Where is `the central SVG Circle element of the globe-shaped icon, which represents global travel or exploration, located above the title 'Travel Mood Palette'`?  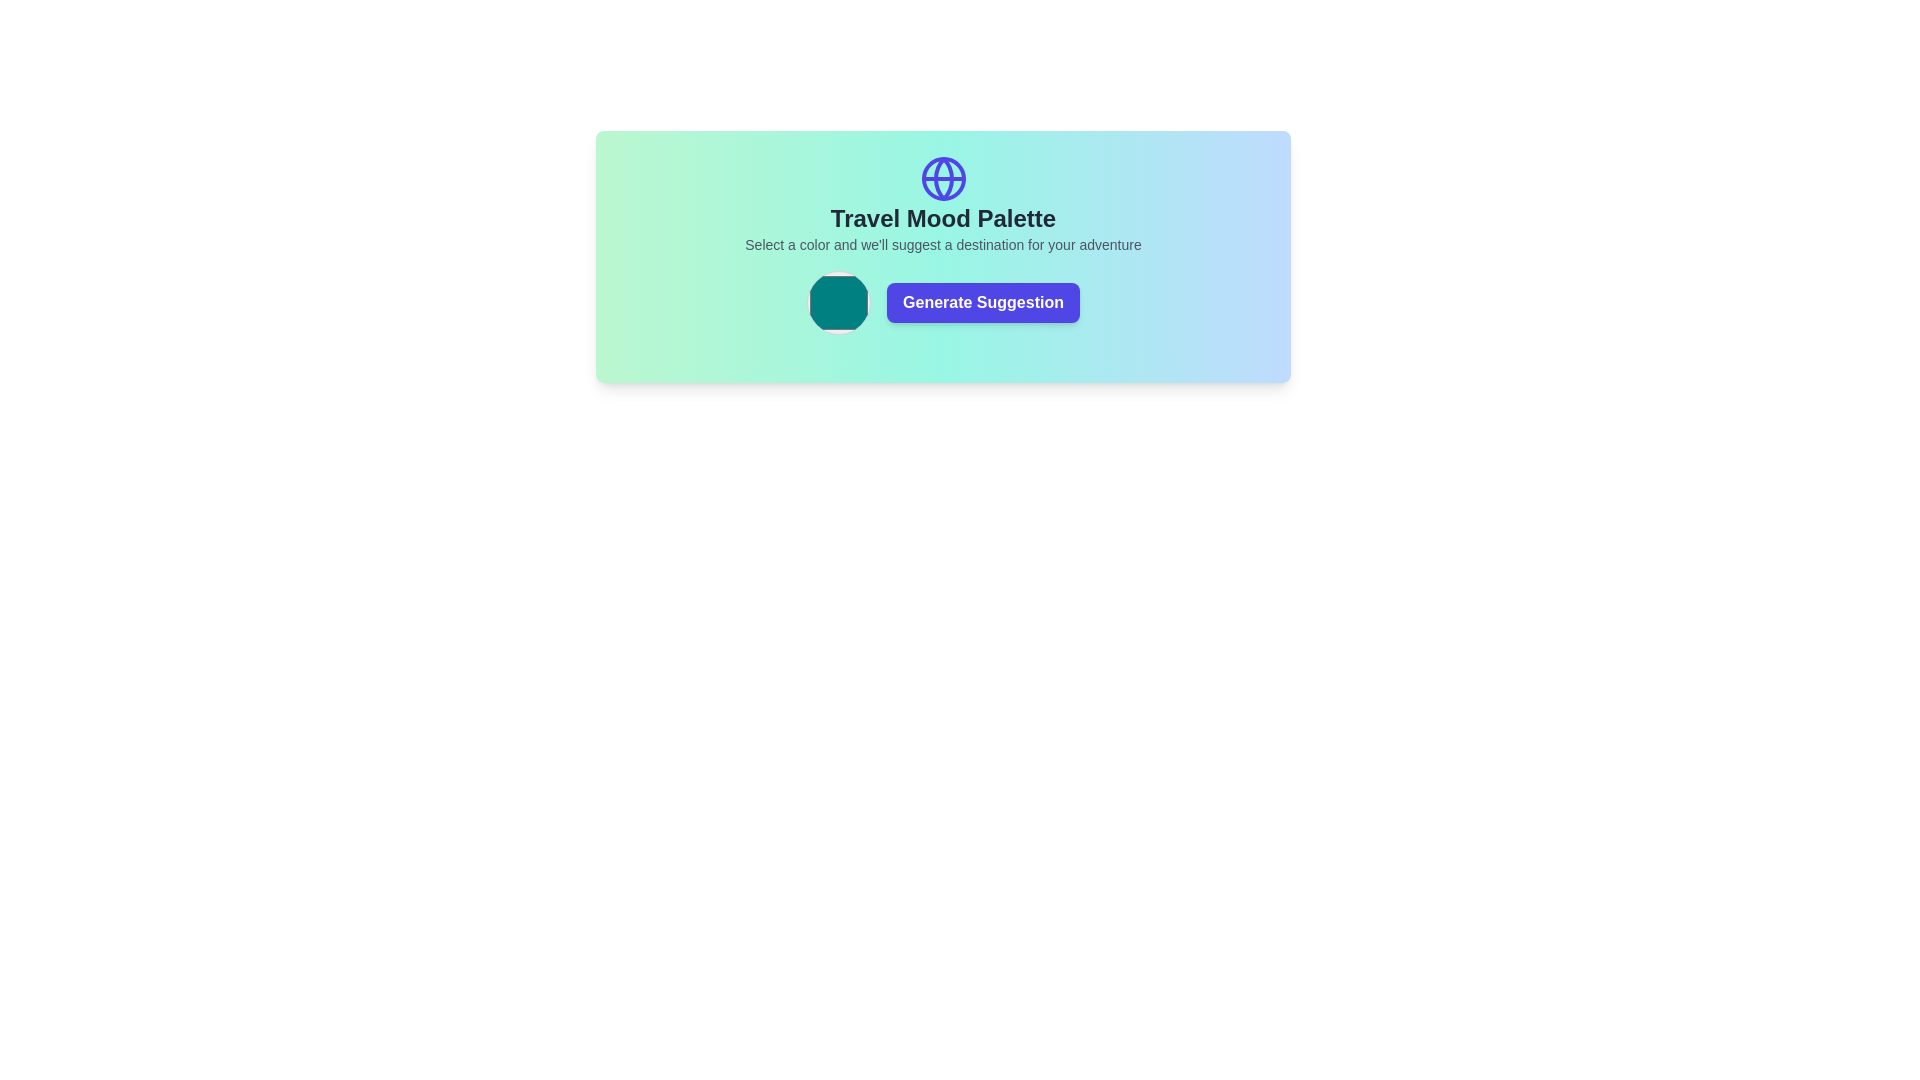 the central SVG Circle element of the globe-shaped icon, which represents global travel or exploration, located above the title 'Travel Mood Palette' is located at coordinates (942, 177).